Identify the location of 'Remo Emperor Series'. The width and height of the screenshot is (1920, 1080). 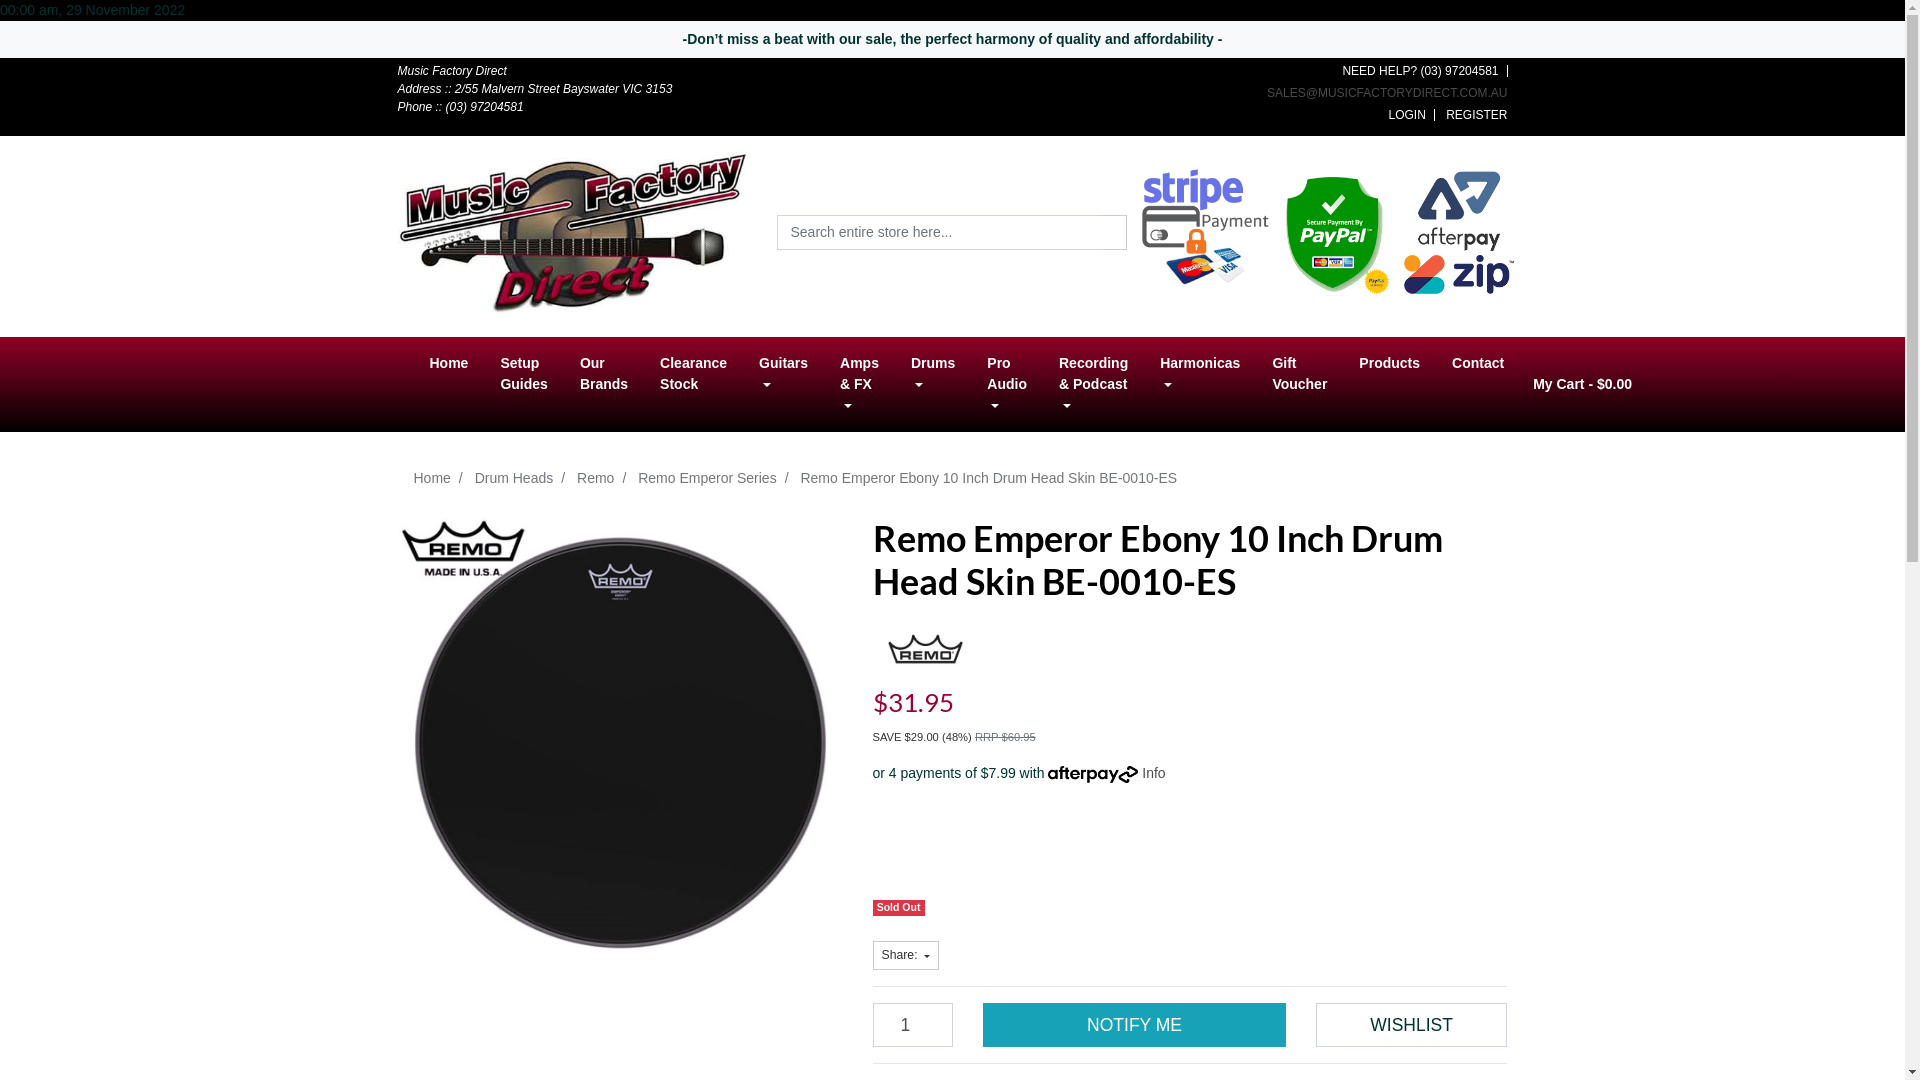
(707, 478).